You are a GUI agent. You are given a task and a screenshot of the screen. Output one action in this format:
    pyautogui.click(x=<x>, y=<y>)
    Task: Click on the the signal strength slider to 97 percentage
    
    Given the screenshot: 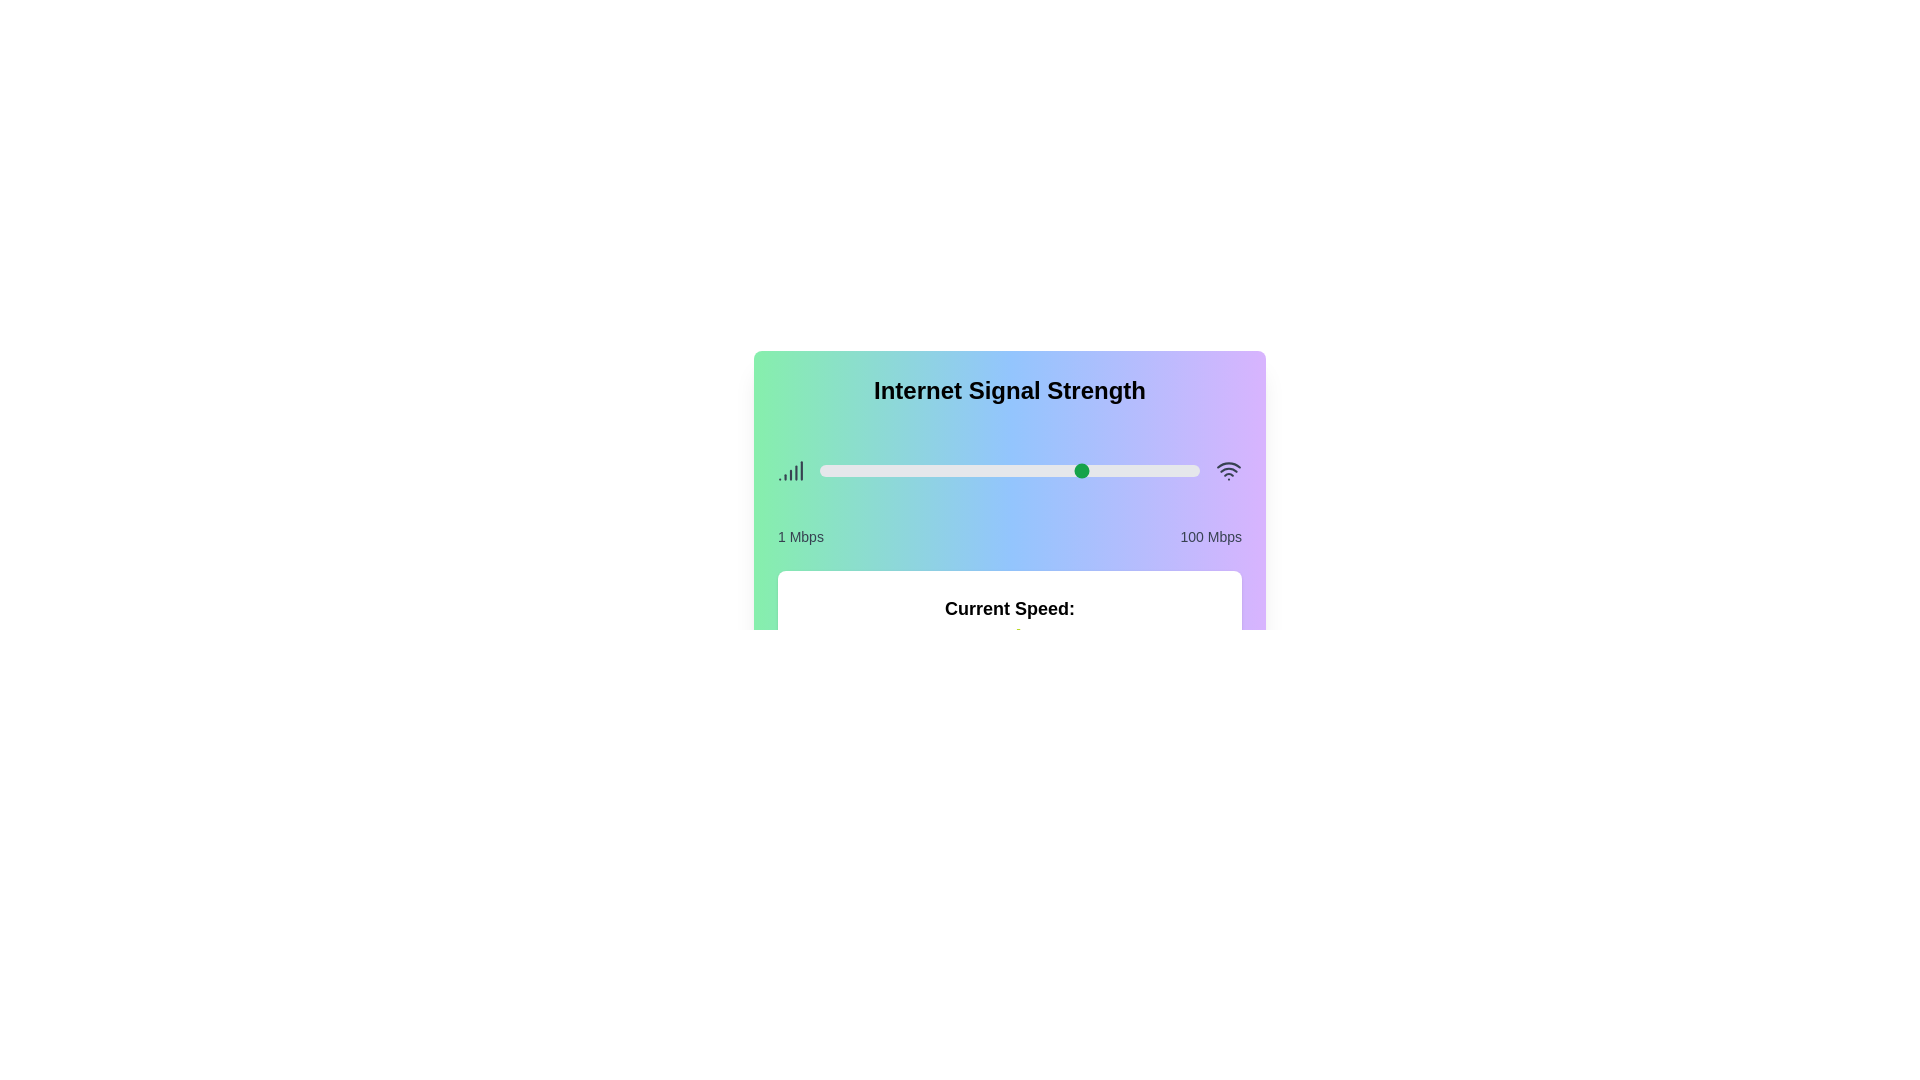 What is the action you would take?
    pyautogui.click(x=1187, y=470)
    